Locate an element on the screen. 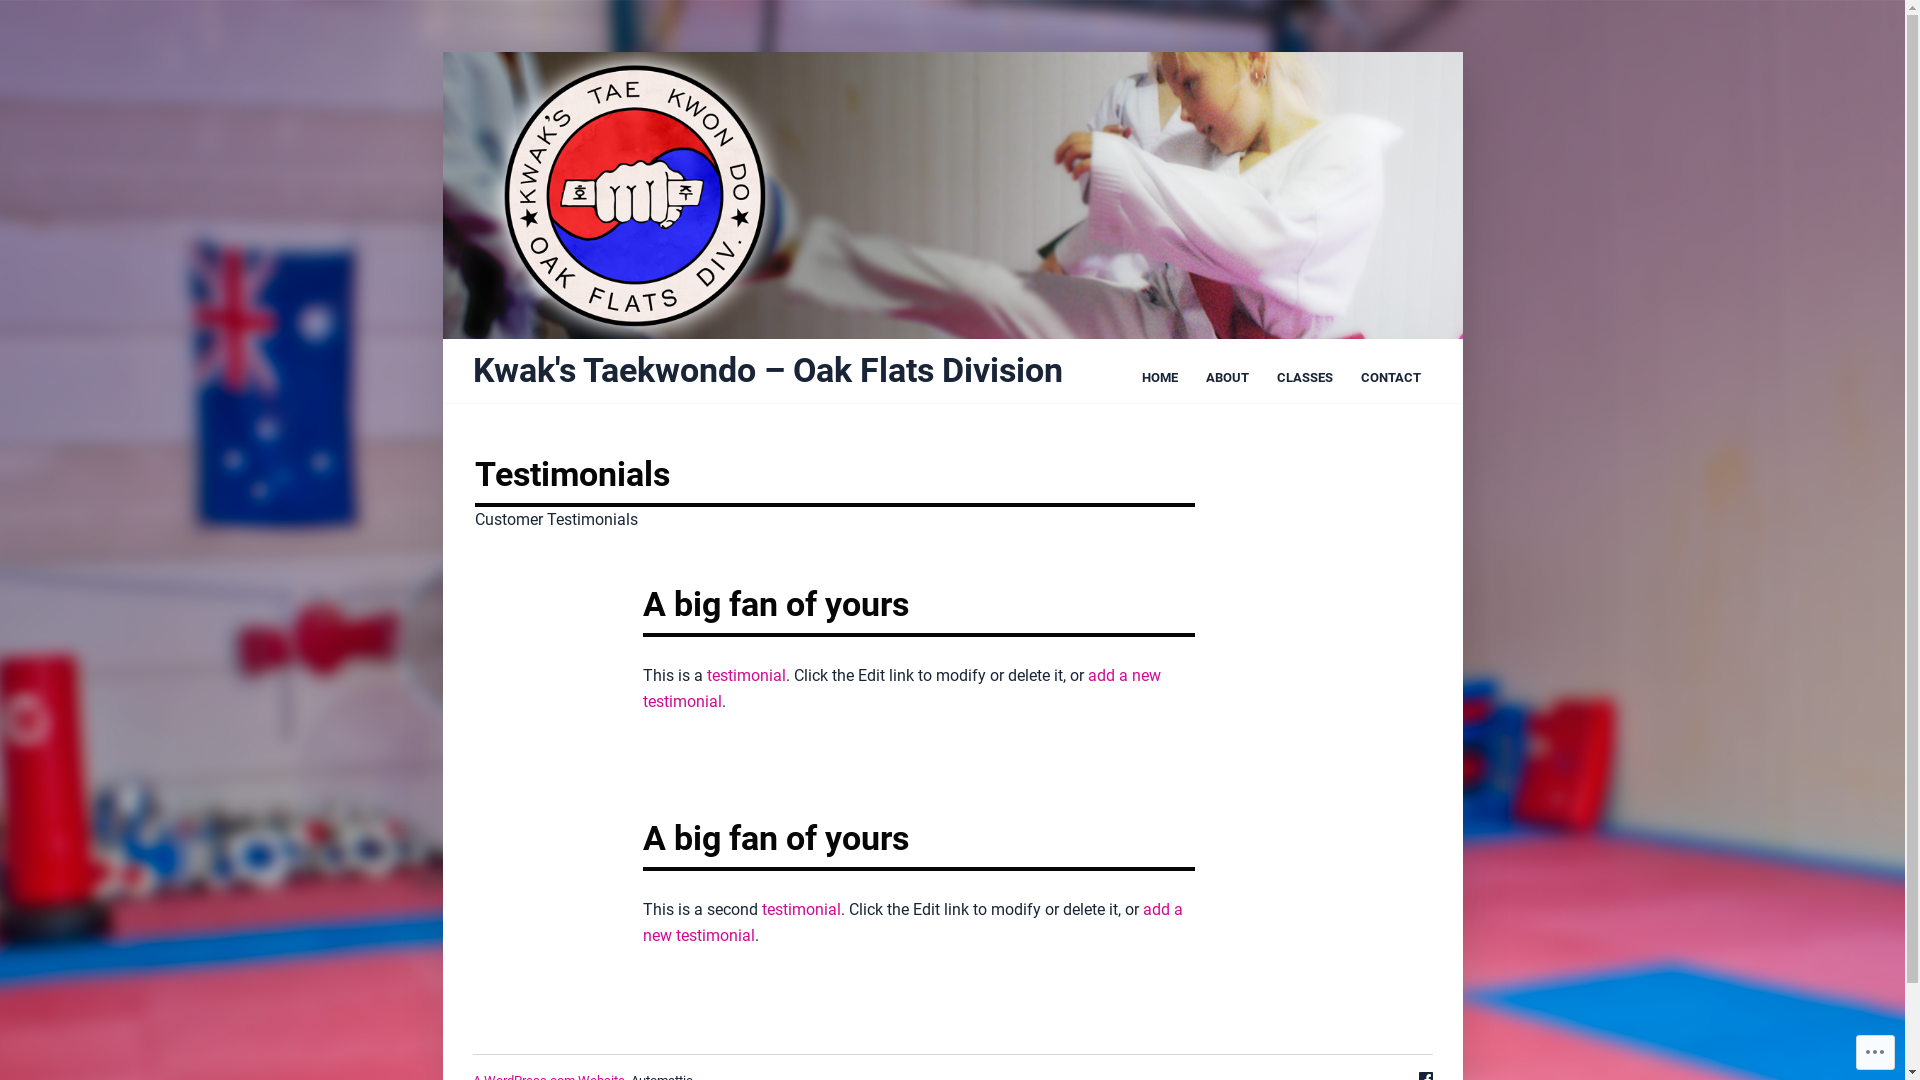  'ABOUT' is located at coordinates (1204, 377).